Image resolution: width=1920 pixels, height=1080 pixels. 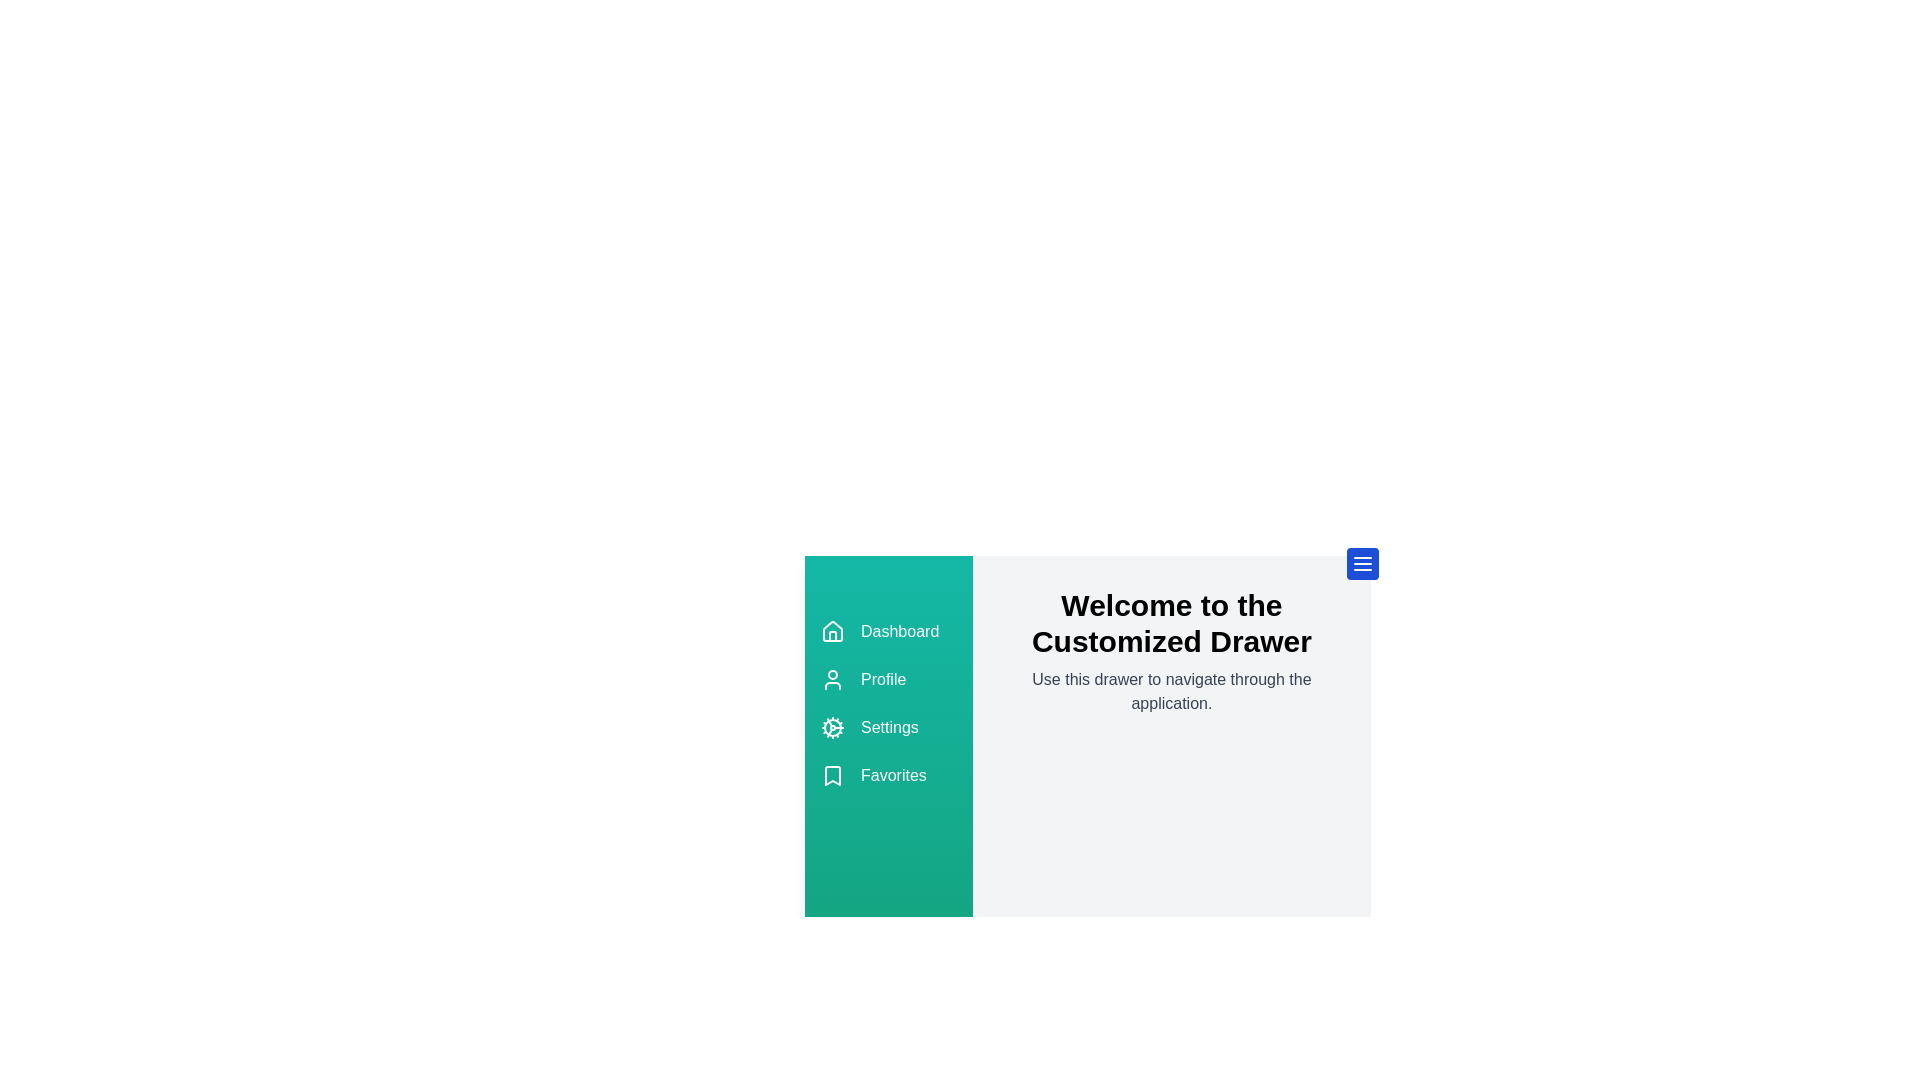 What do you see at coordinates (833, 774) in the screenshot?
I see `the icon for Favorites in the drawer menu` at bounding box center [833, 774].